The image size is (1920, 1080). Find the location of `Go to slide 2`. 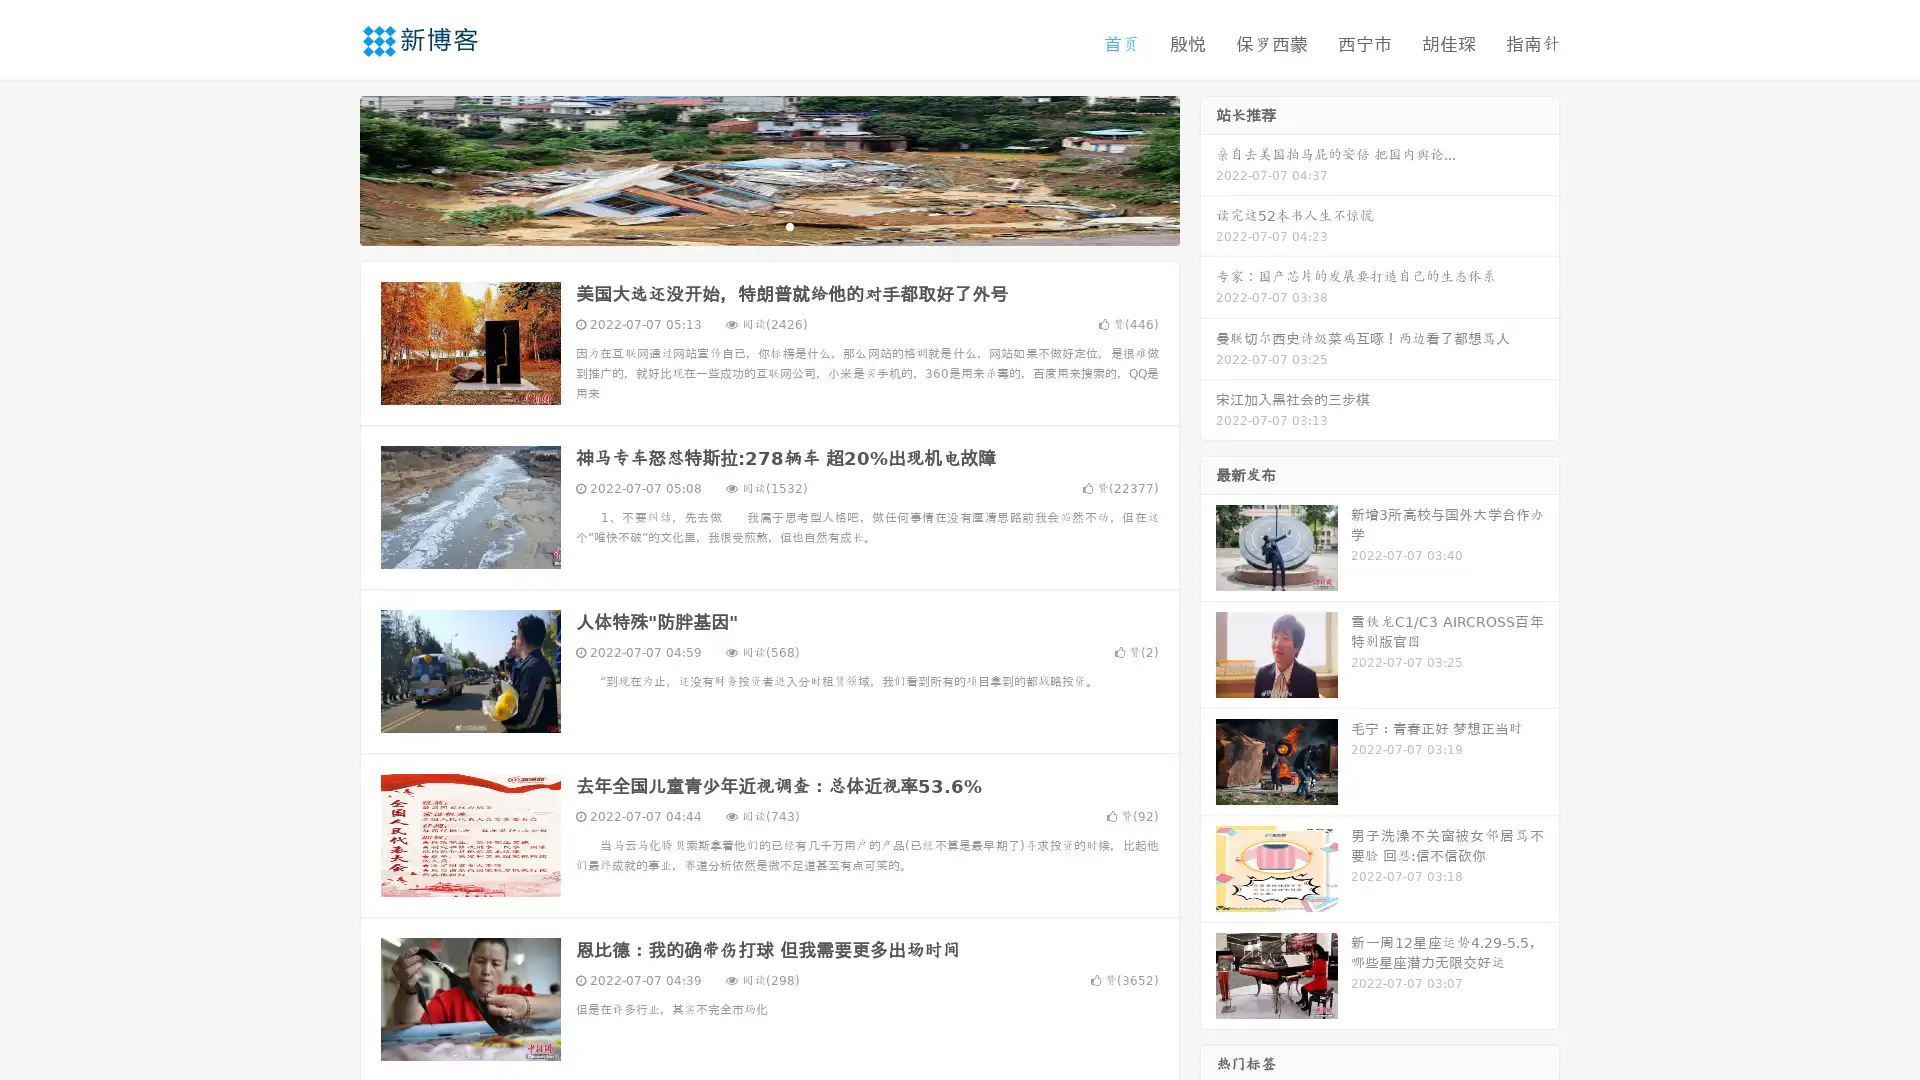

Go to slide 2 is located at coordinates (768, 225).